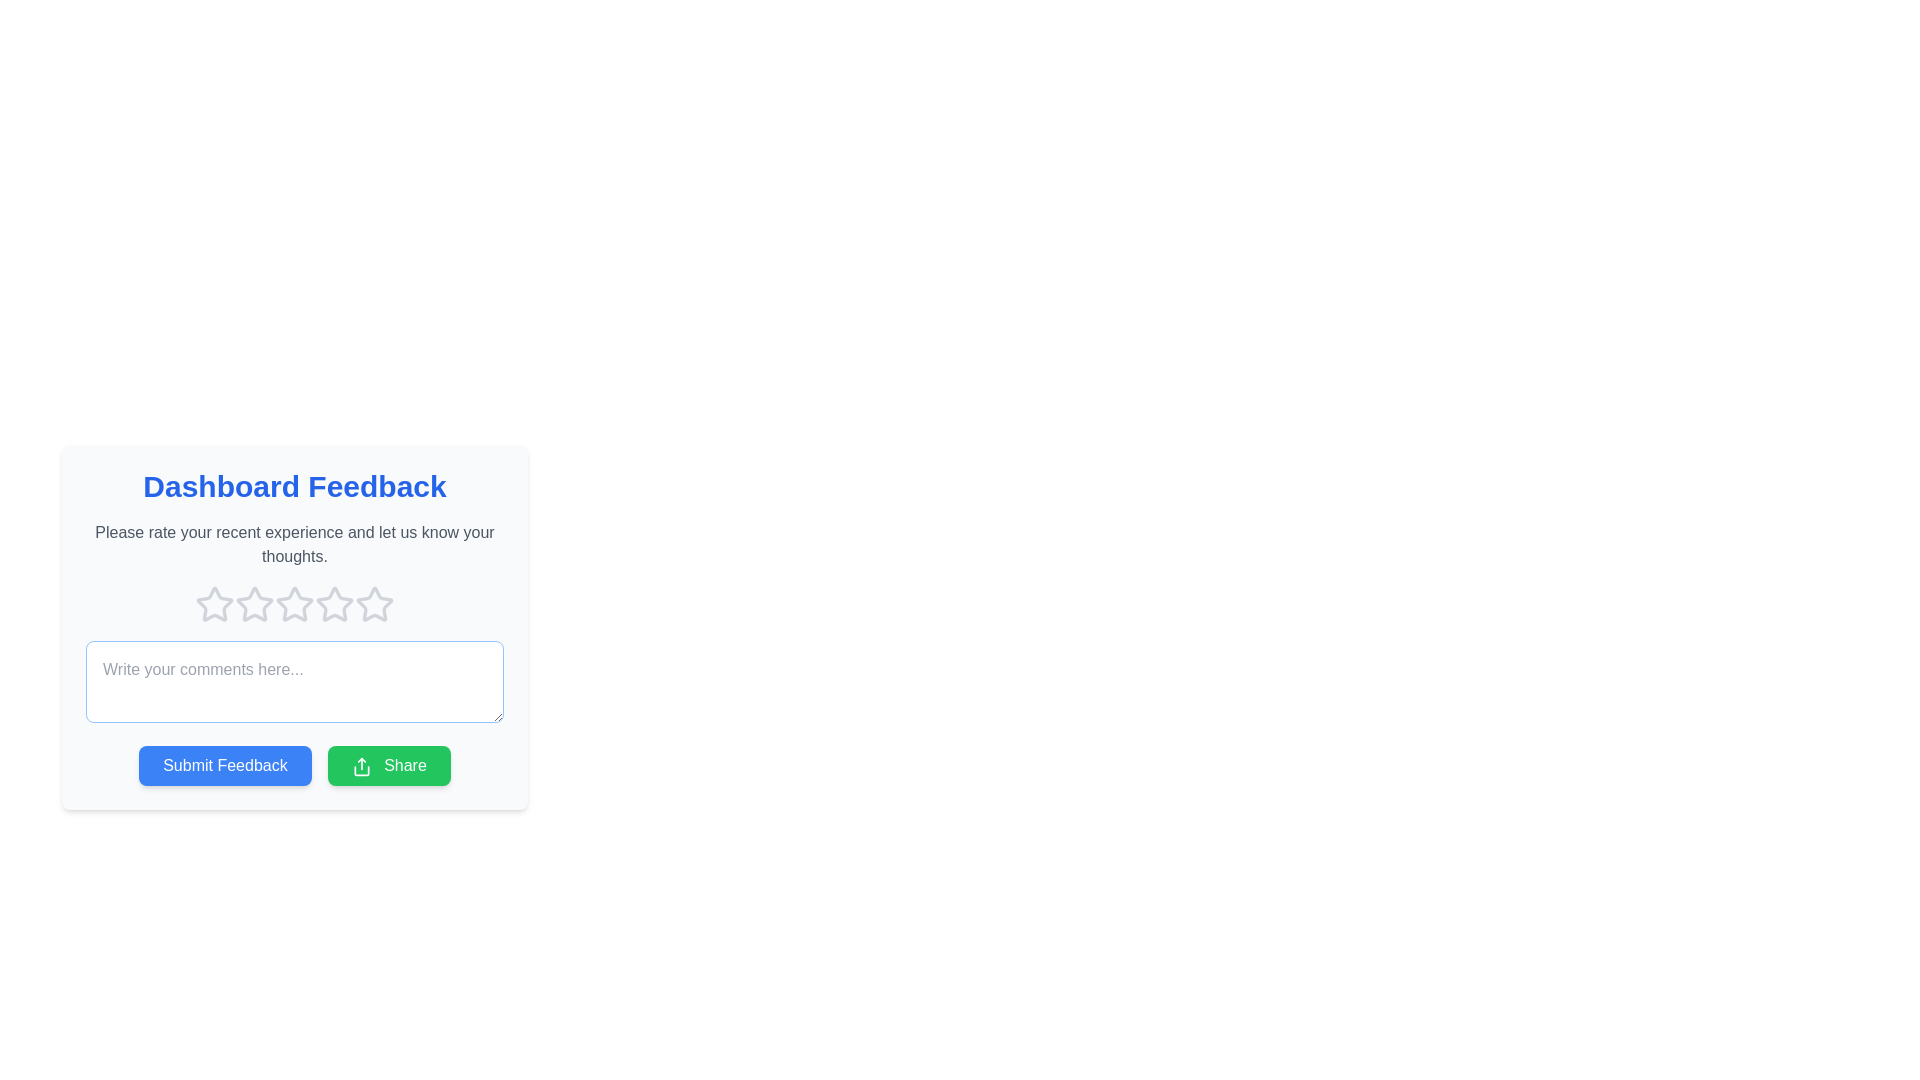  I want to click on the text input field for comments or feedback located below the star icons and above the 'Submit Feedback' and 'Share' buttons, then clear the text by selecting and deleting it, so click(293, 681).